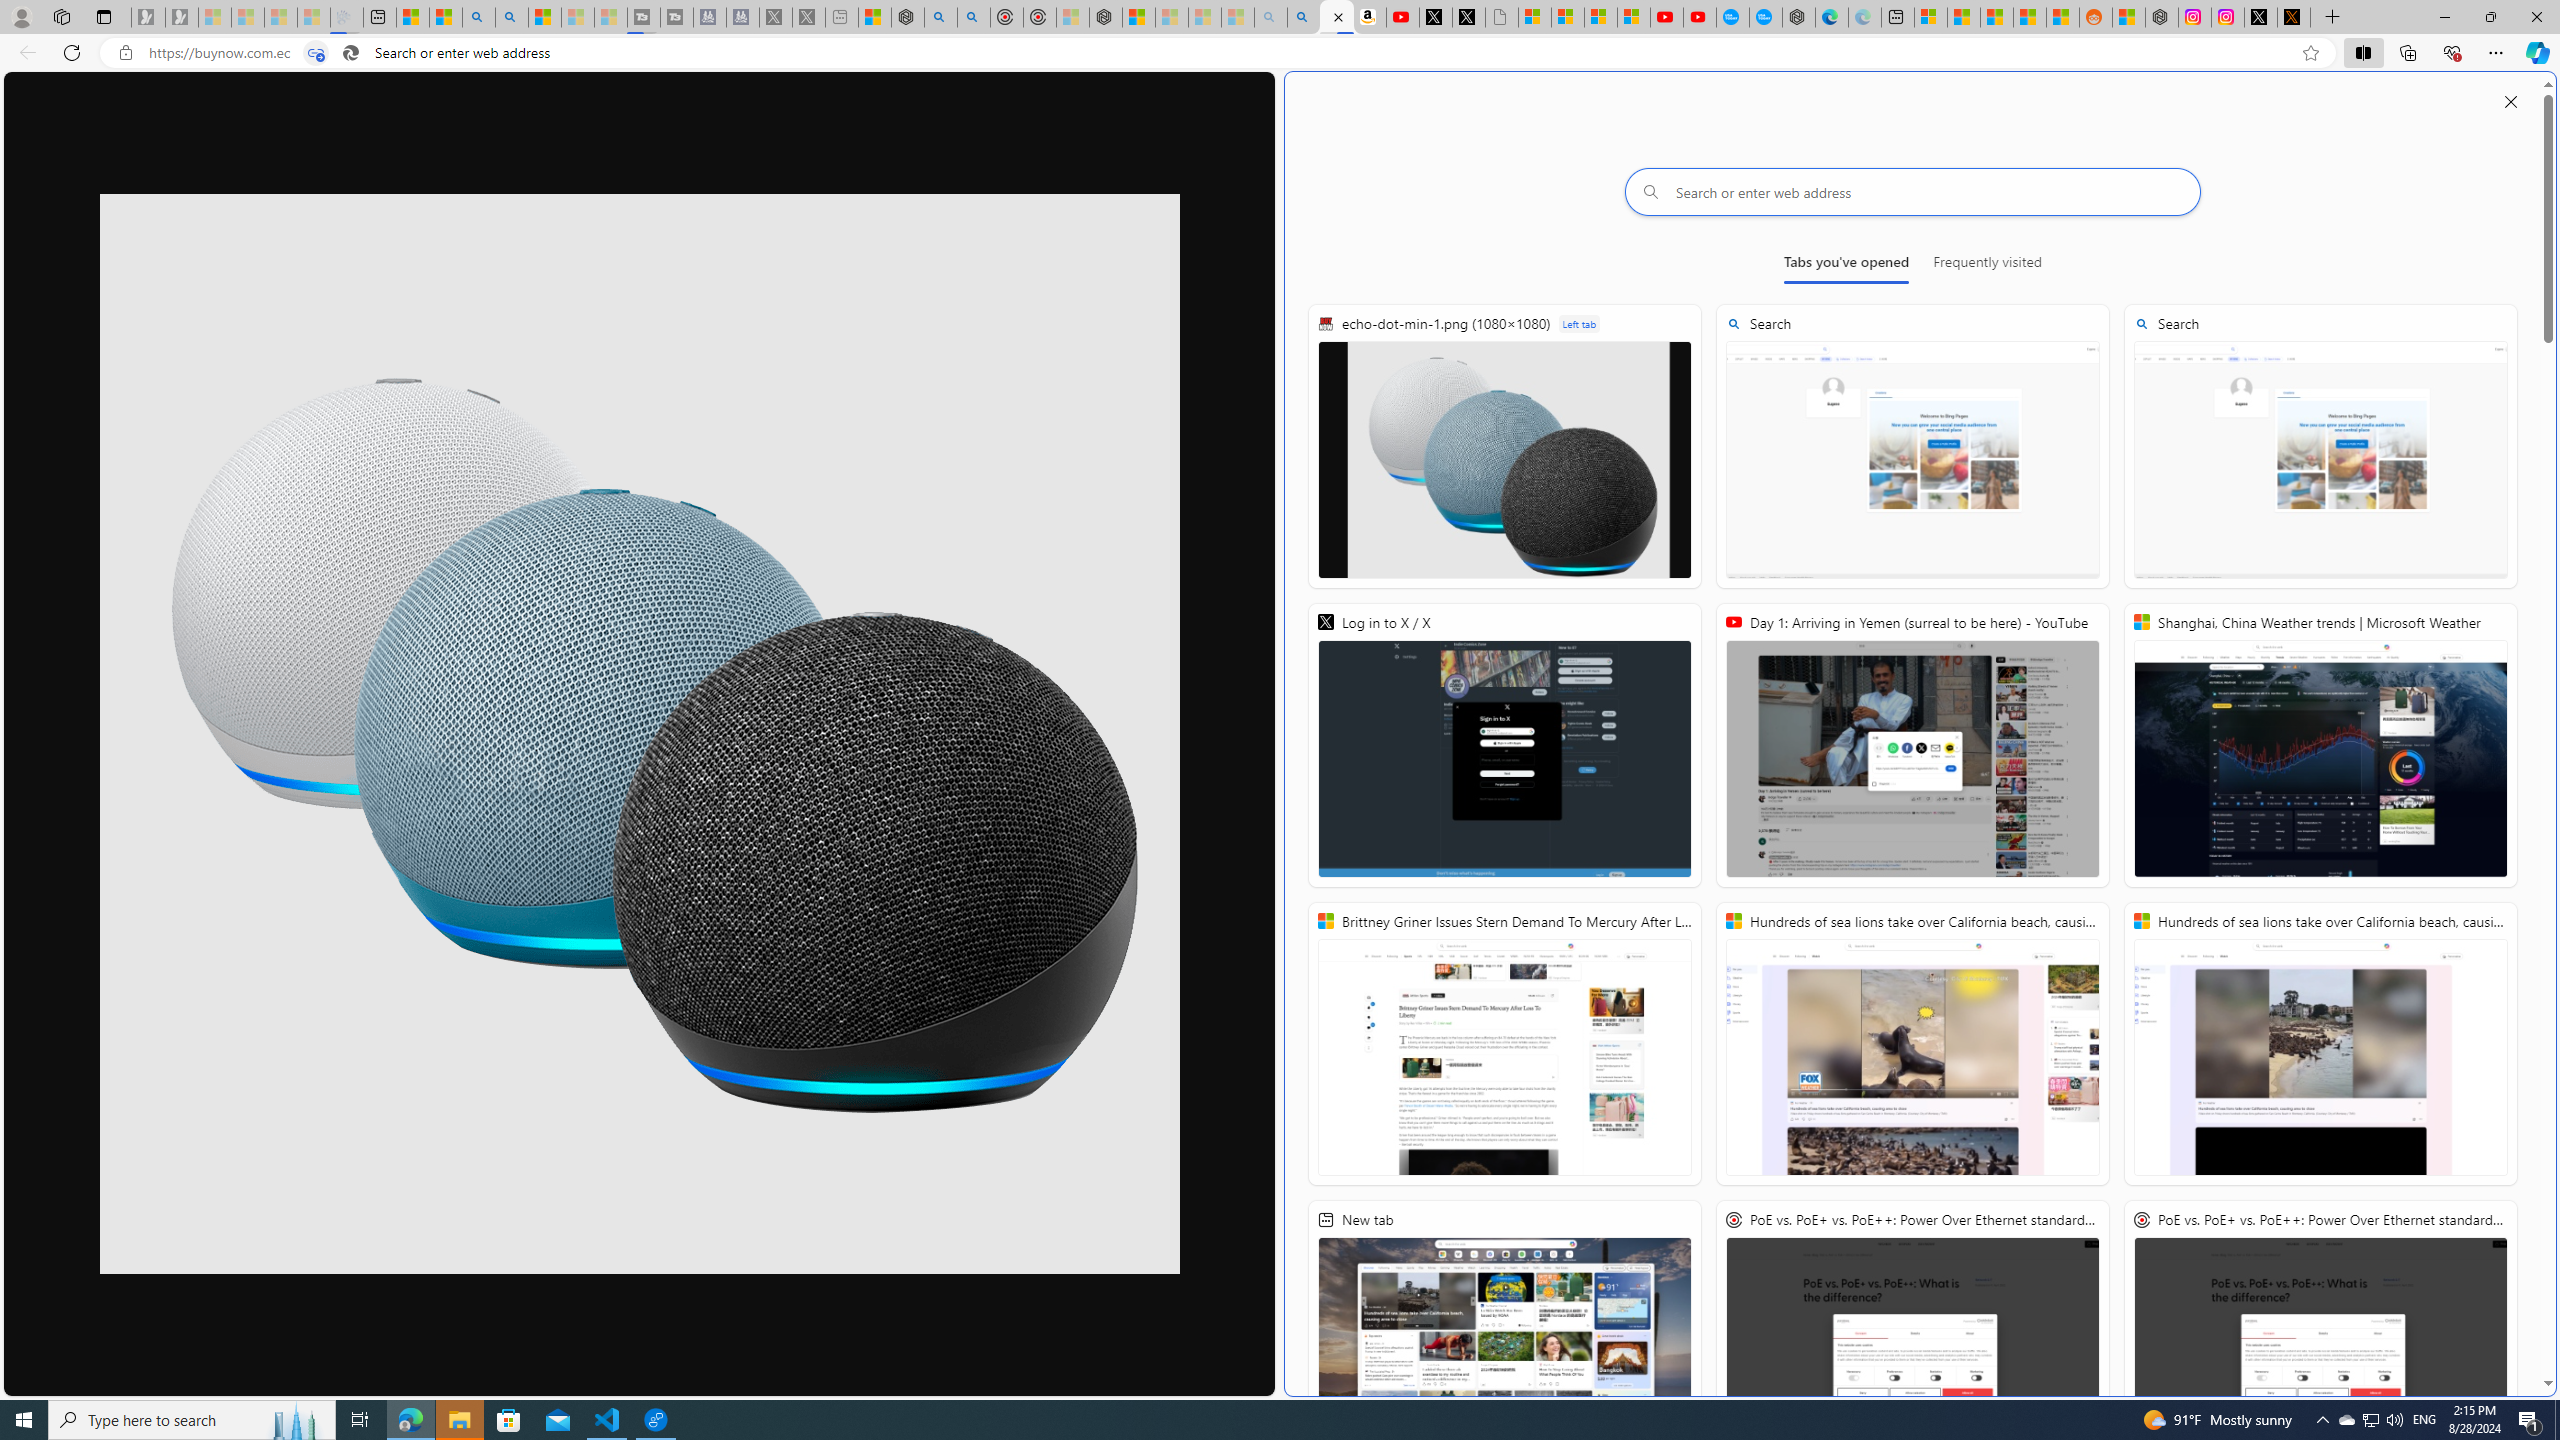 The image size is (2560, 1440). I want to click on 'Workspaces', so click(61, 16).